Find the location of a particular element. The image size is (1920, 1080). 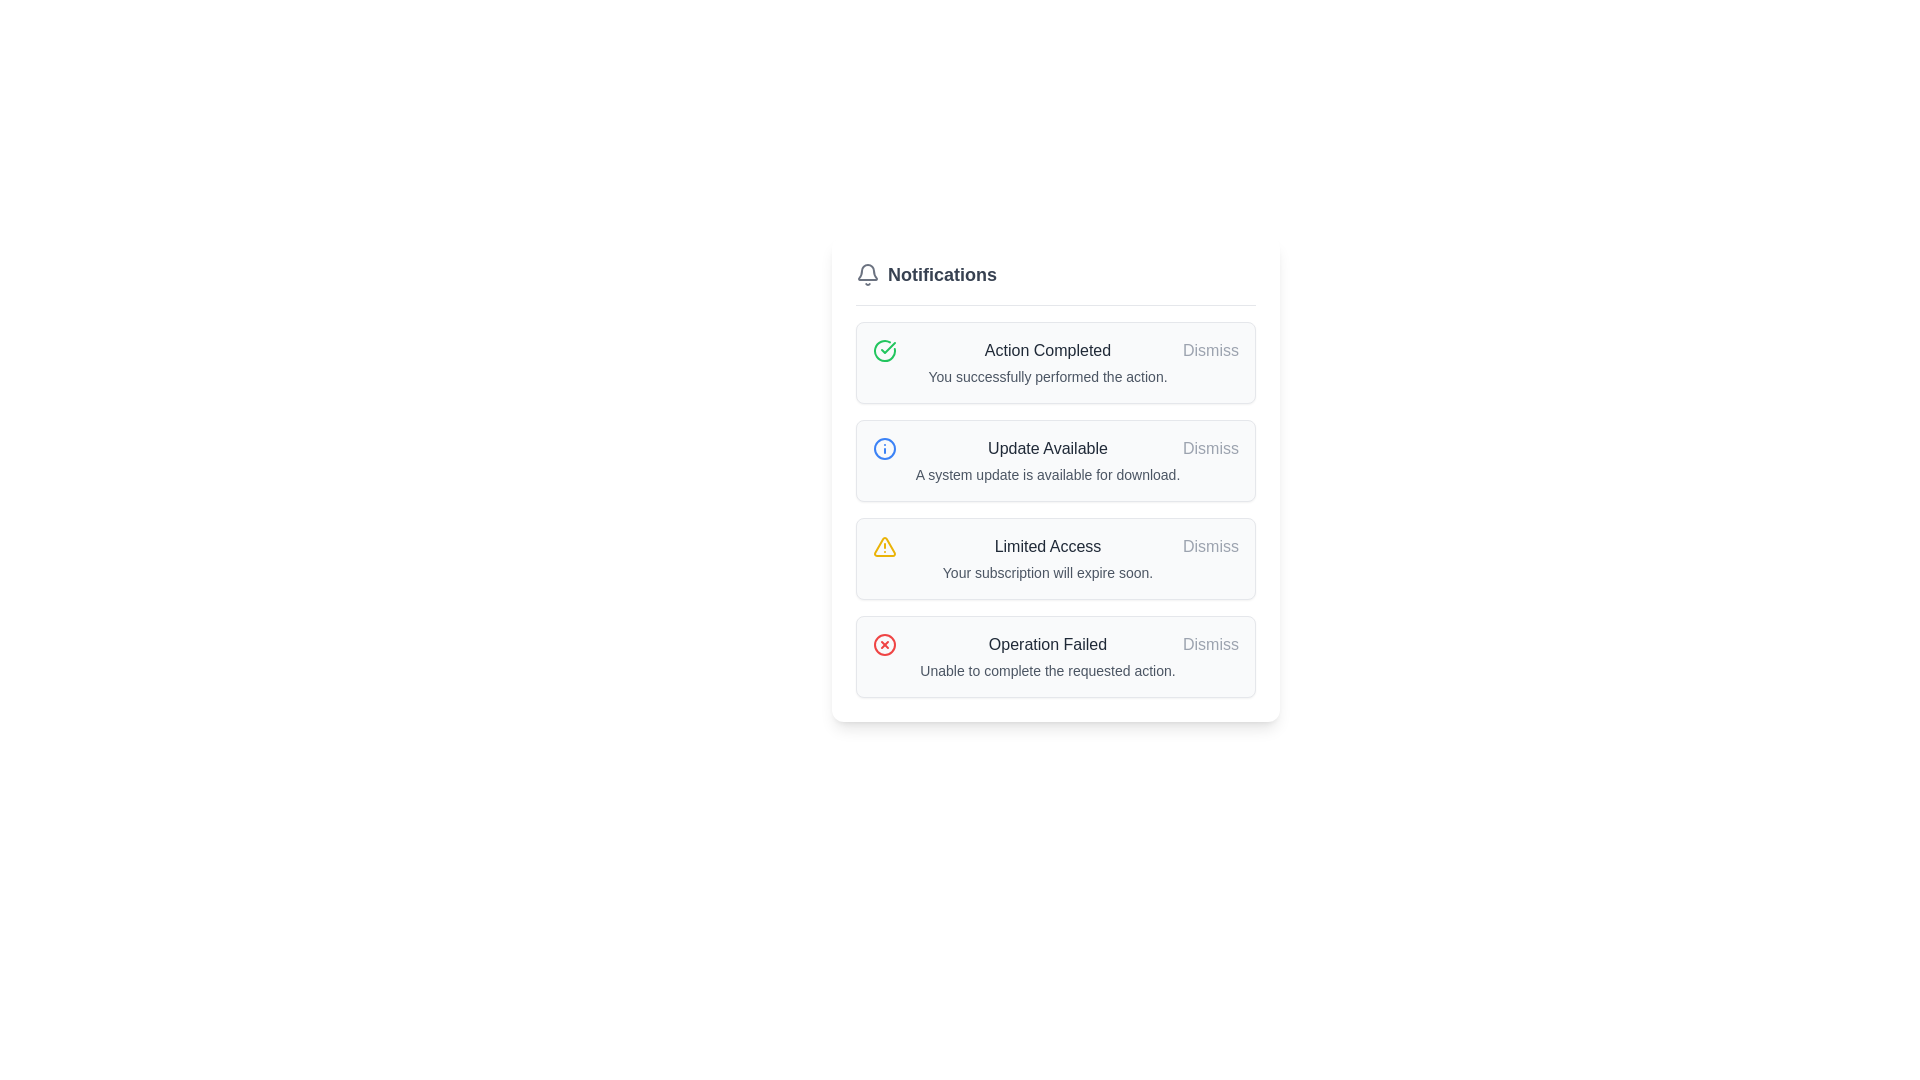

text content of the first notification card in the notifications section, which contains details of a successfully completed action is located at coordinates (1055, 362).